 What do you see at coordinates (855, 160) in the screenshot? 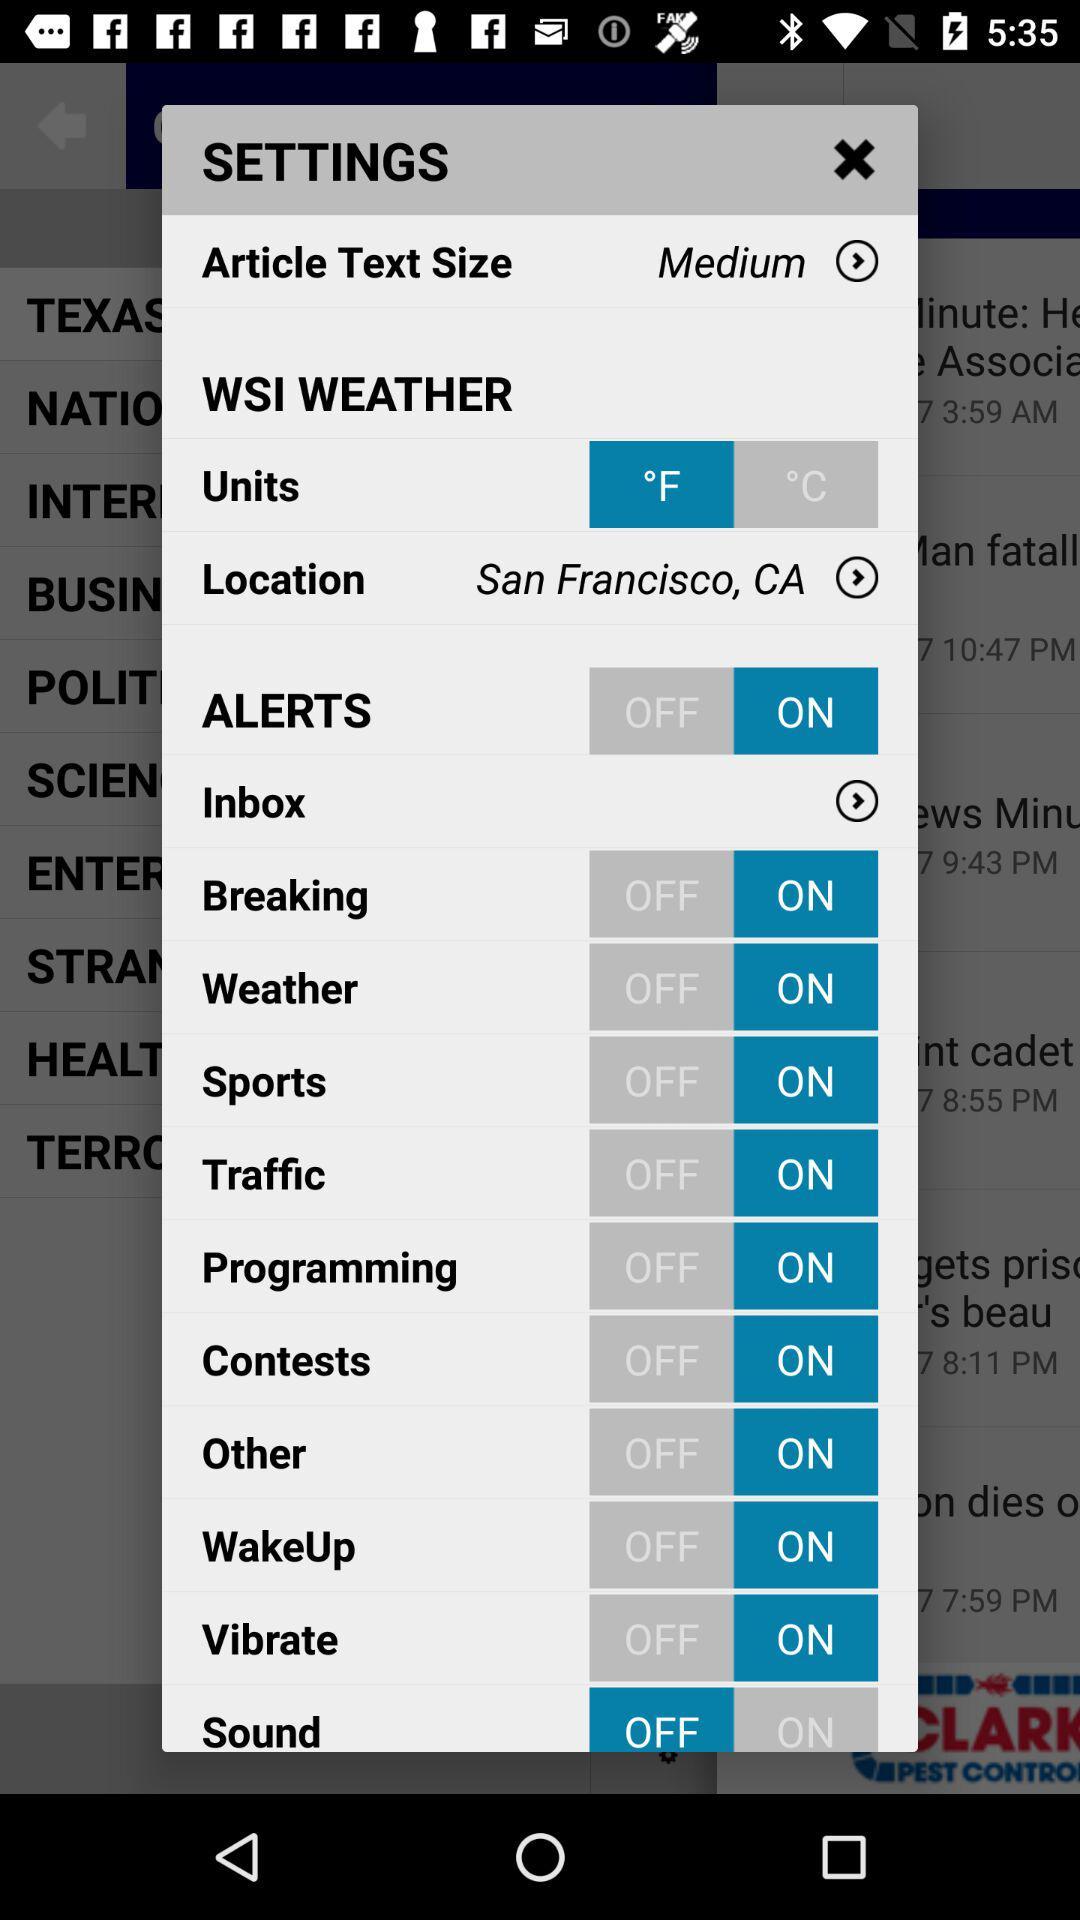
I see `the item above the medium` at bounding box center [855, 160].